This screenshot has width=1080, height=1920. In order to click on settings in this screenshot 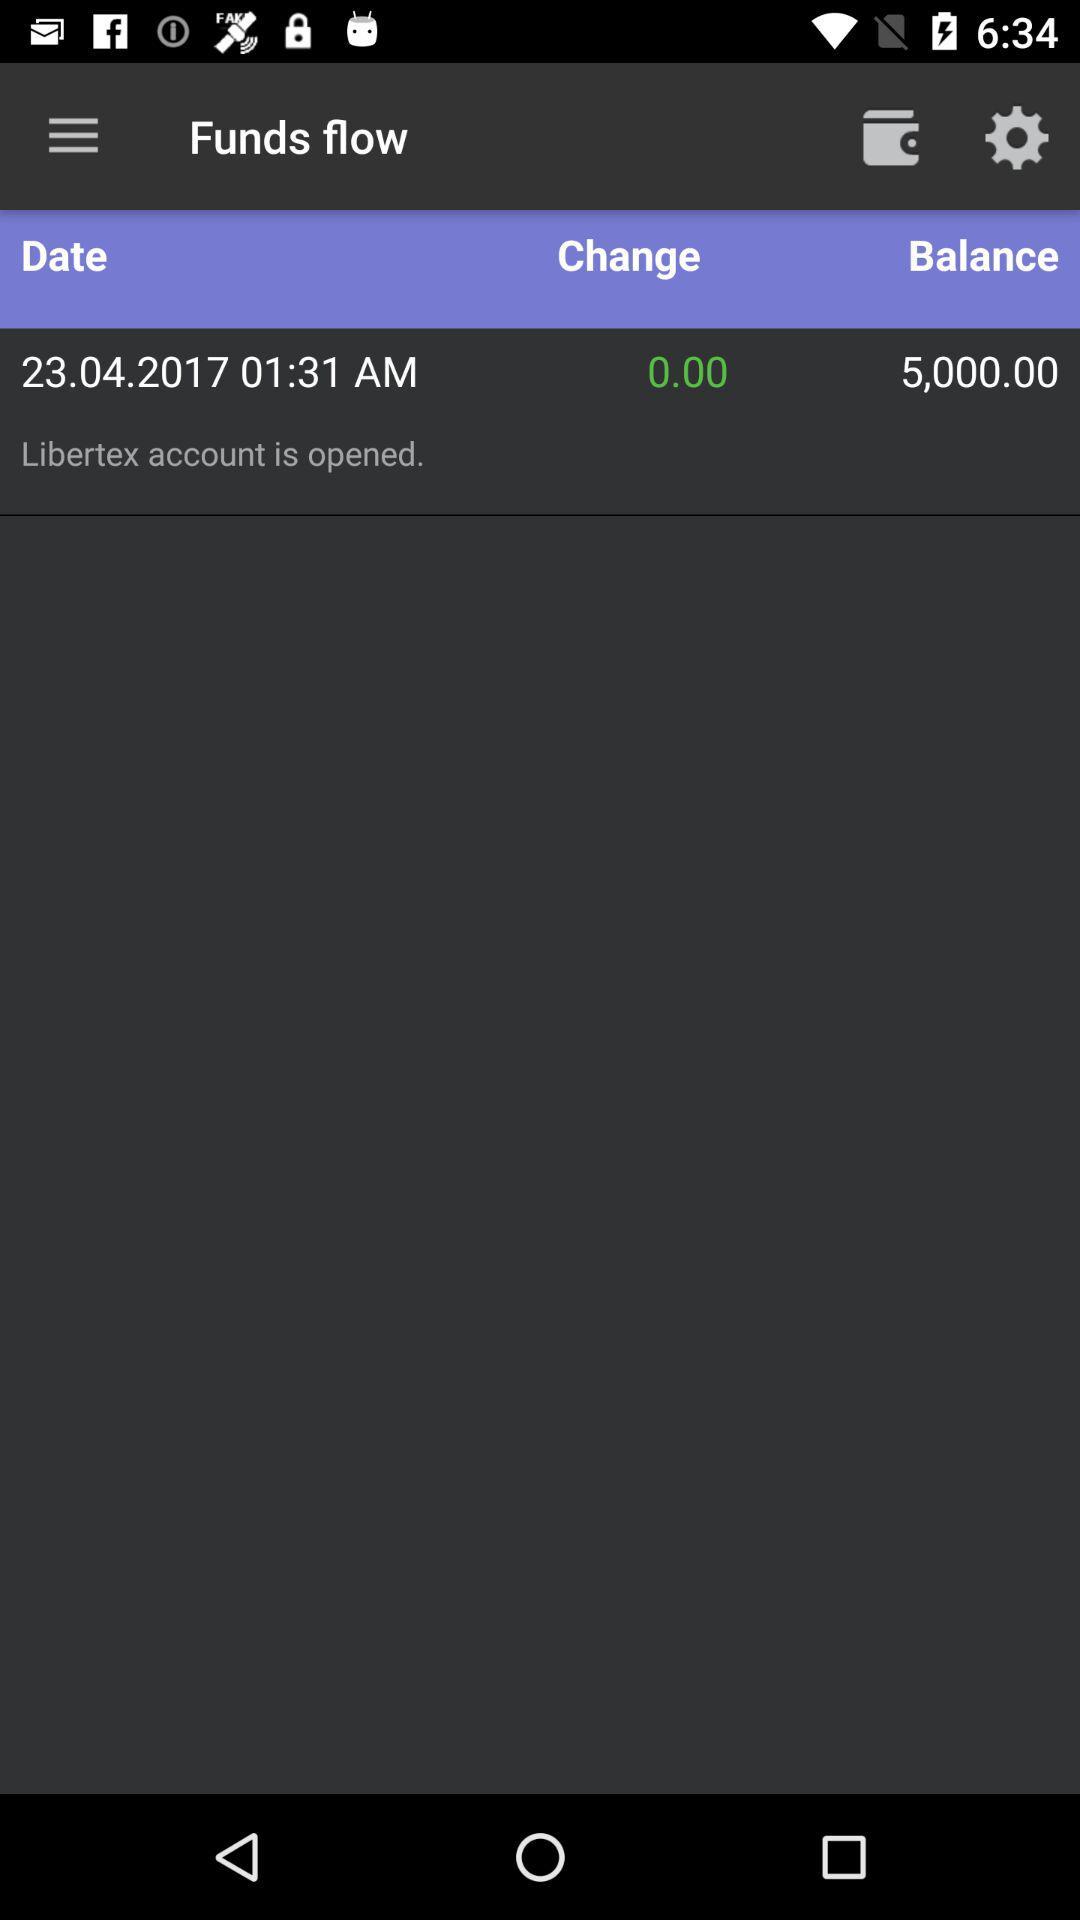, I will do `click(1017, 135)`.